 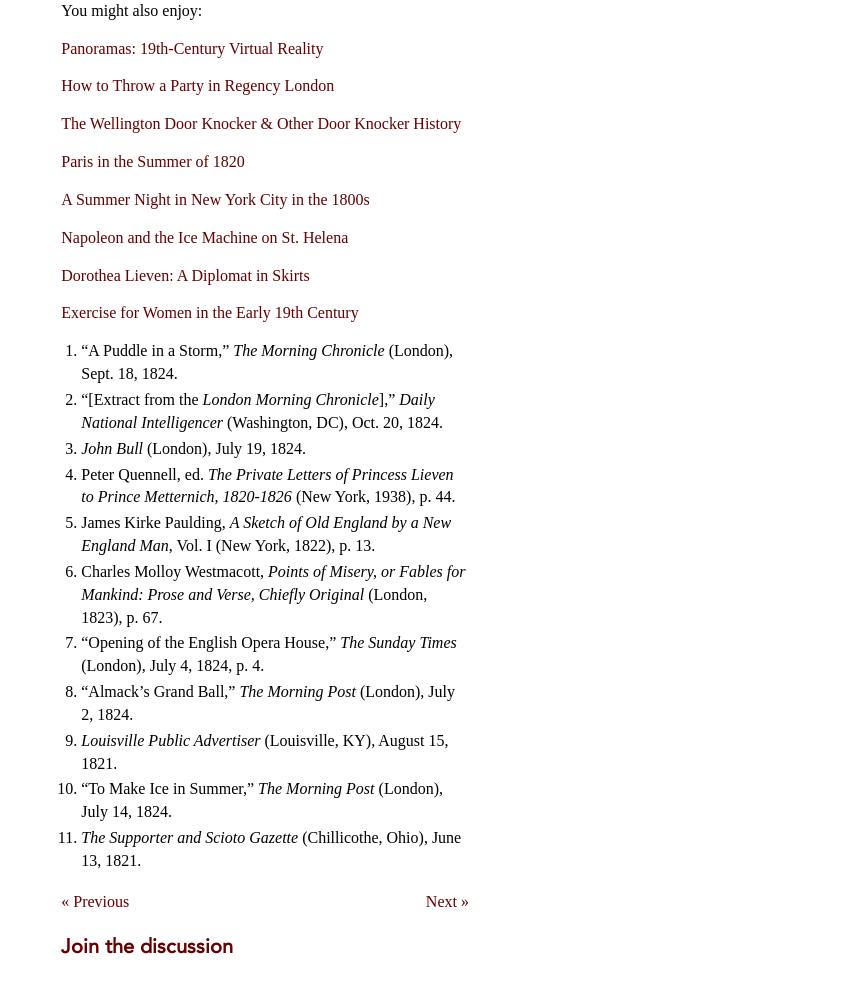 What do you see at coordinates (214, 197) in the screenshot?
I see `'A Summer Night in New York City in the 1800s'` at bounding box center [214, 197].